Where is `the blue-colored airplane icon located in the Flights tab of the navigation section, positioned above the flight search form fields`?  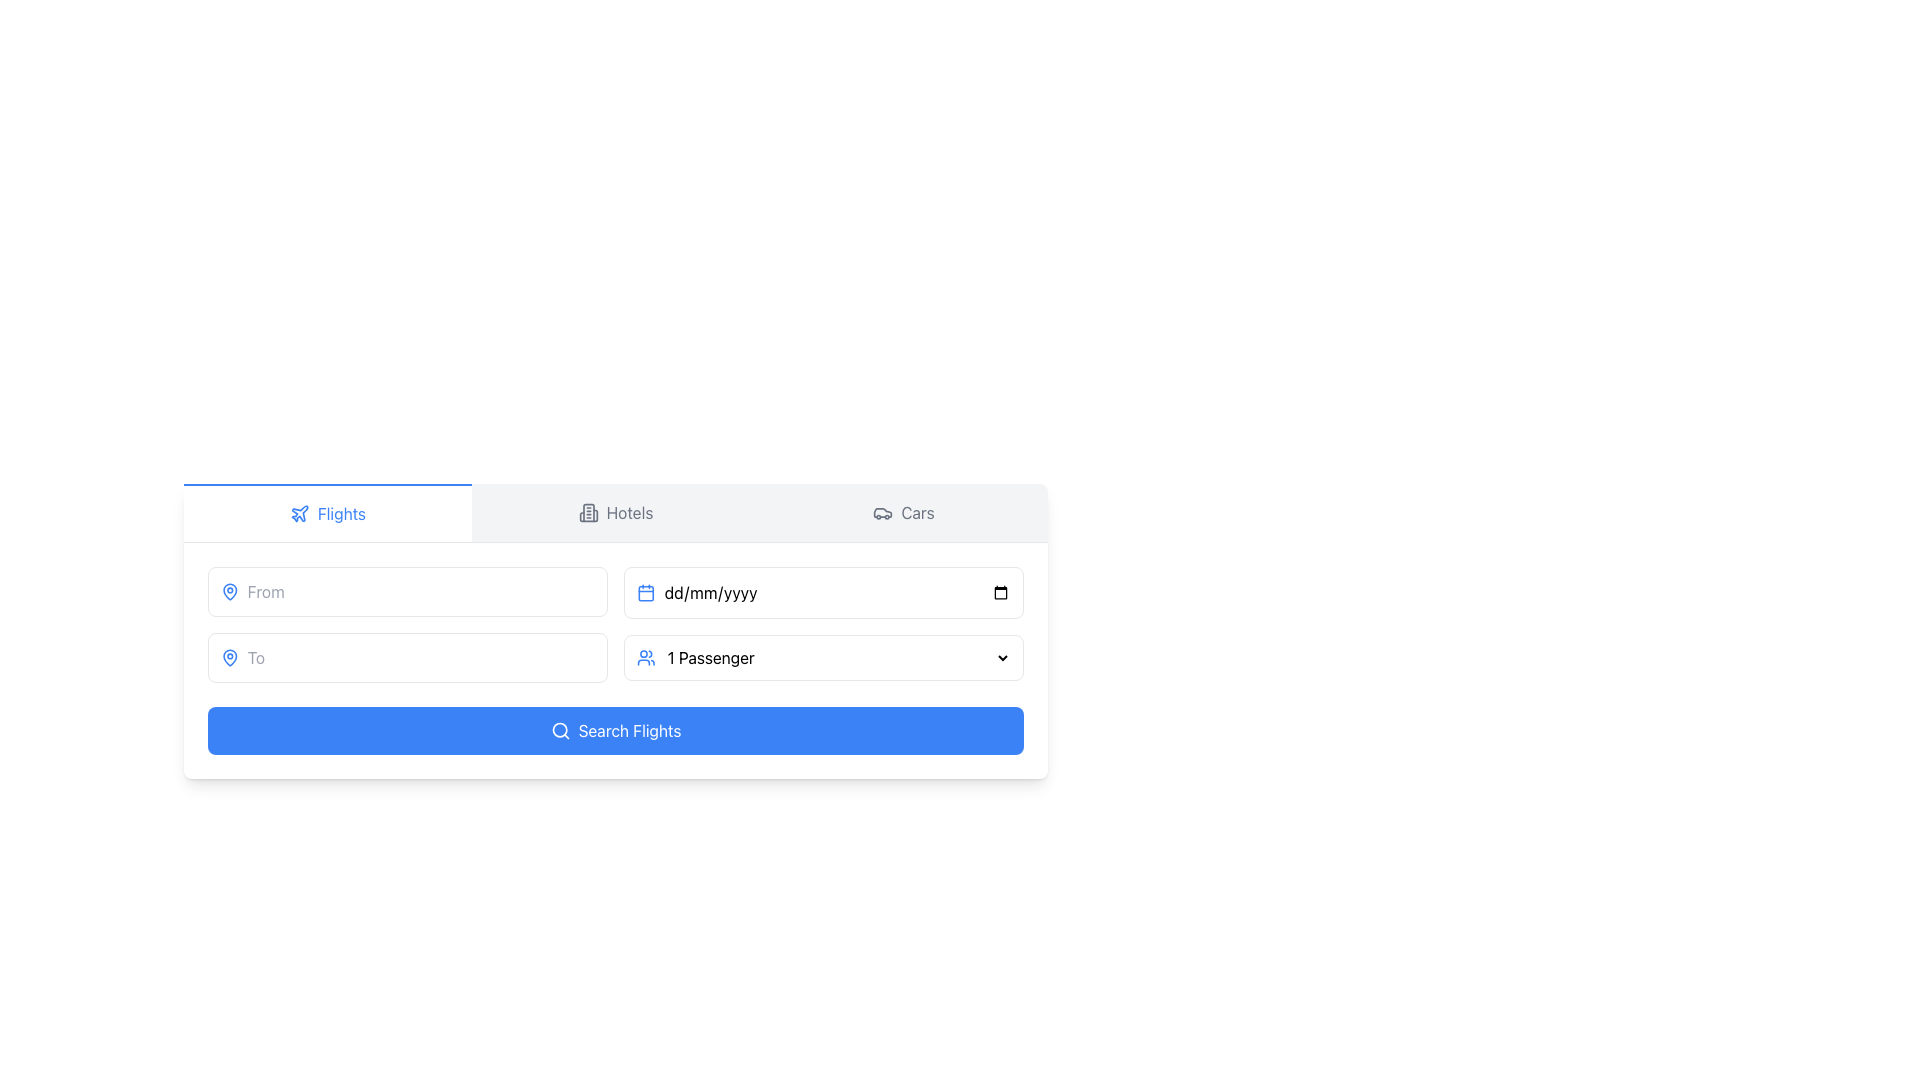
the blue-colored airplane icon located in the Flights tab of the navigation section, positioned above the flight search form fields is located at coordinates (298, 512).